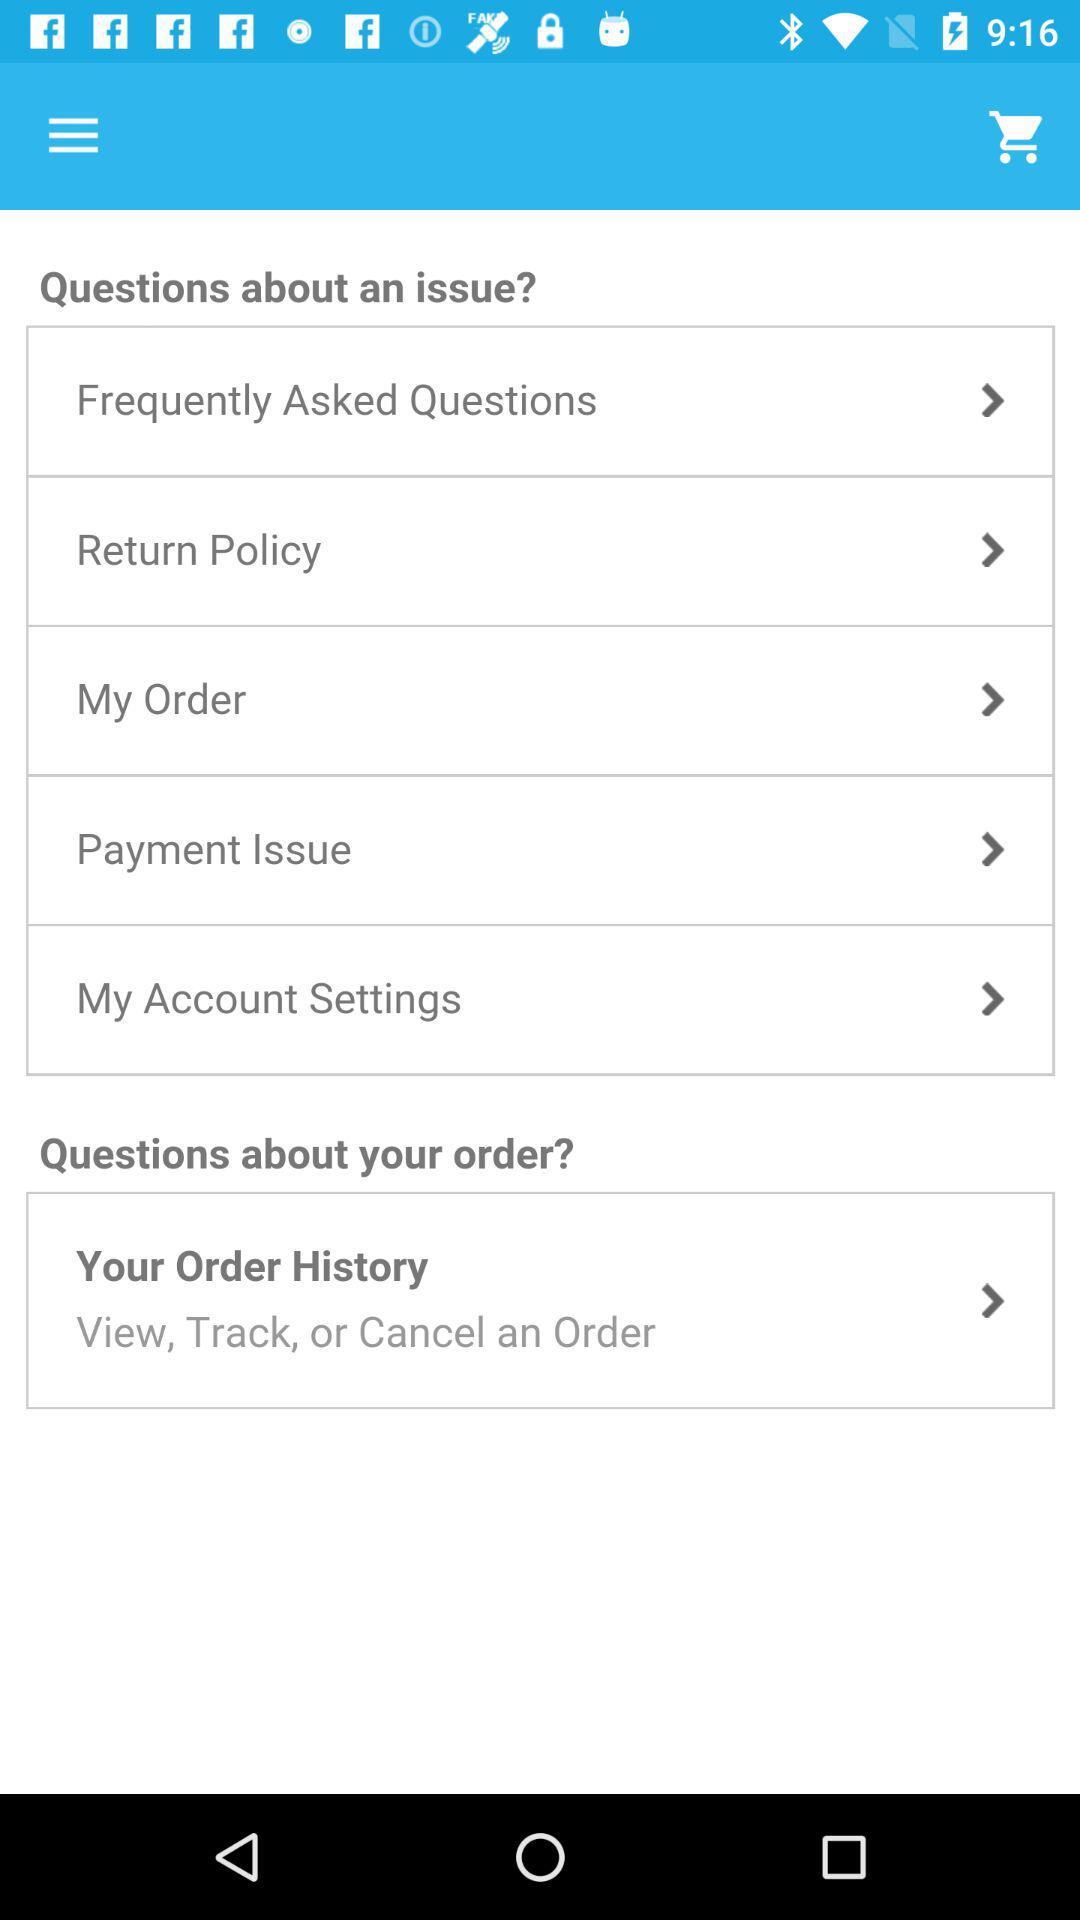 The height and width of the screenshot is (1920, 1080). I want to click on take me to the site, so click(540, 1002).